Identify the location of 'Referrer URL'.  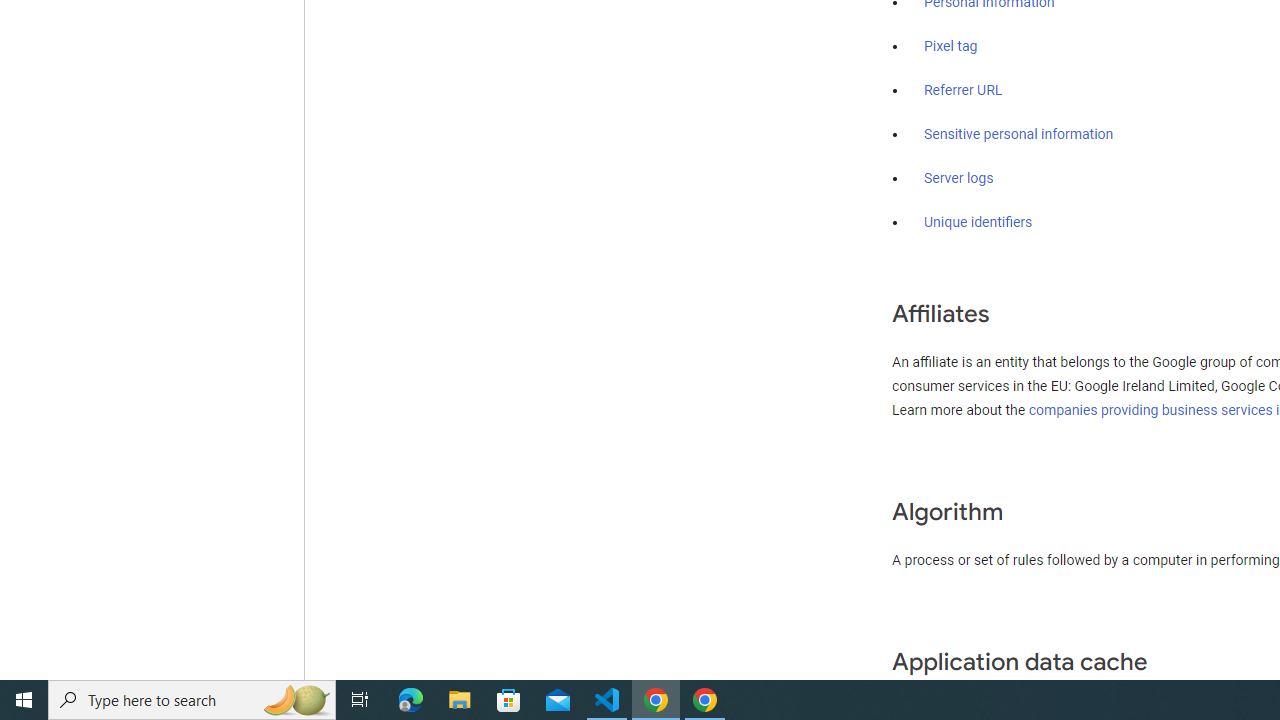
(963, 91).